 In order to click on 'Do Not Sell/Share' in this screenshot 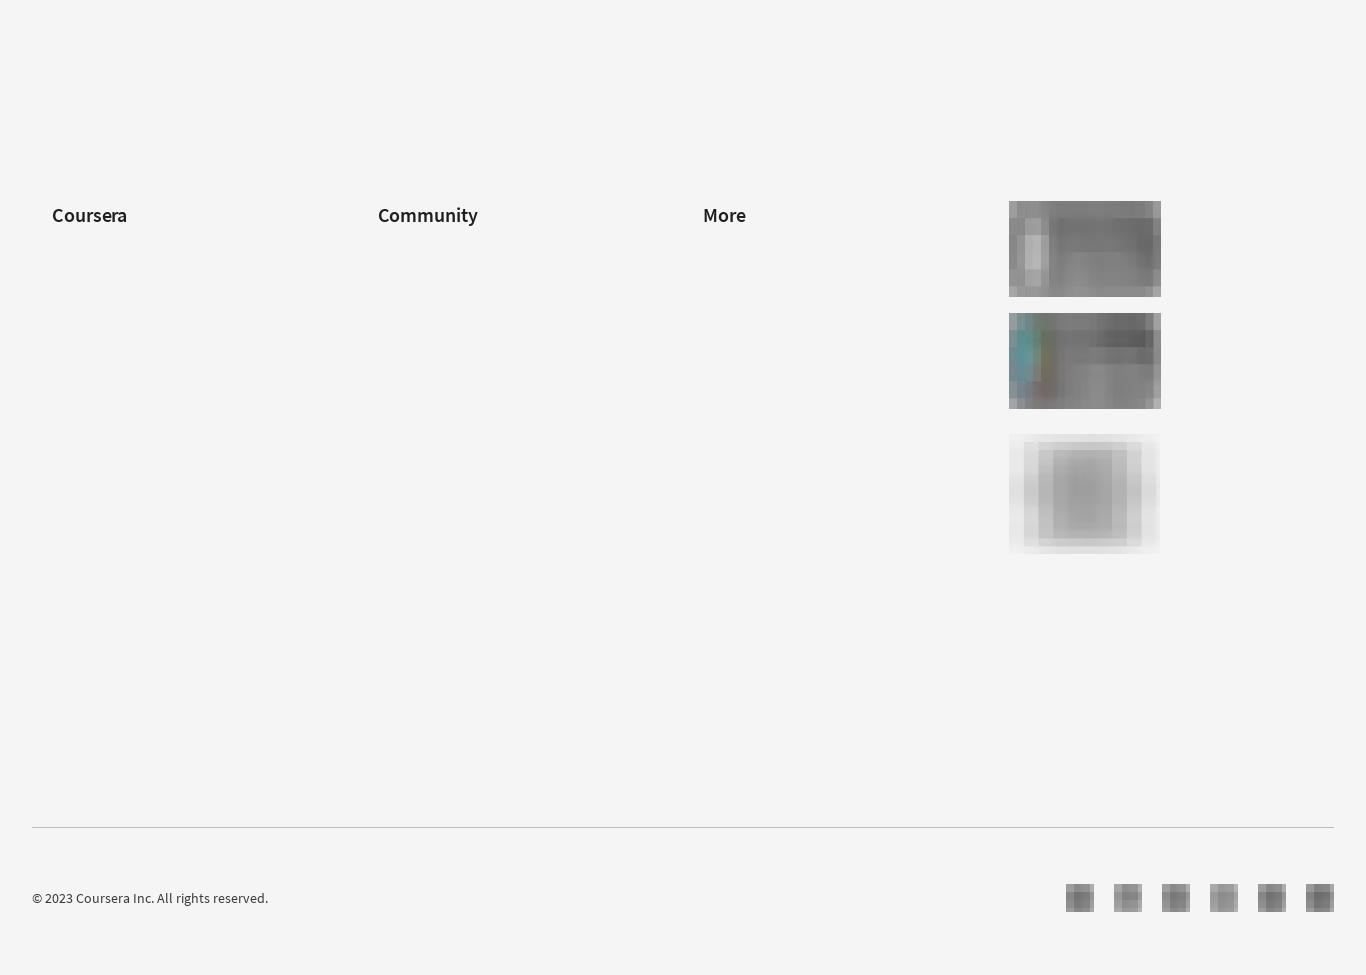, I will do `click(755, 579)`.